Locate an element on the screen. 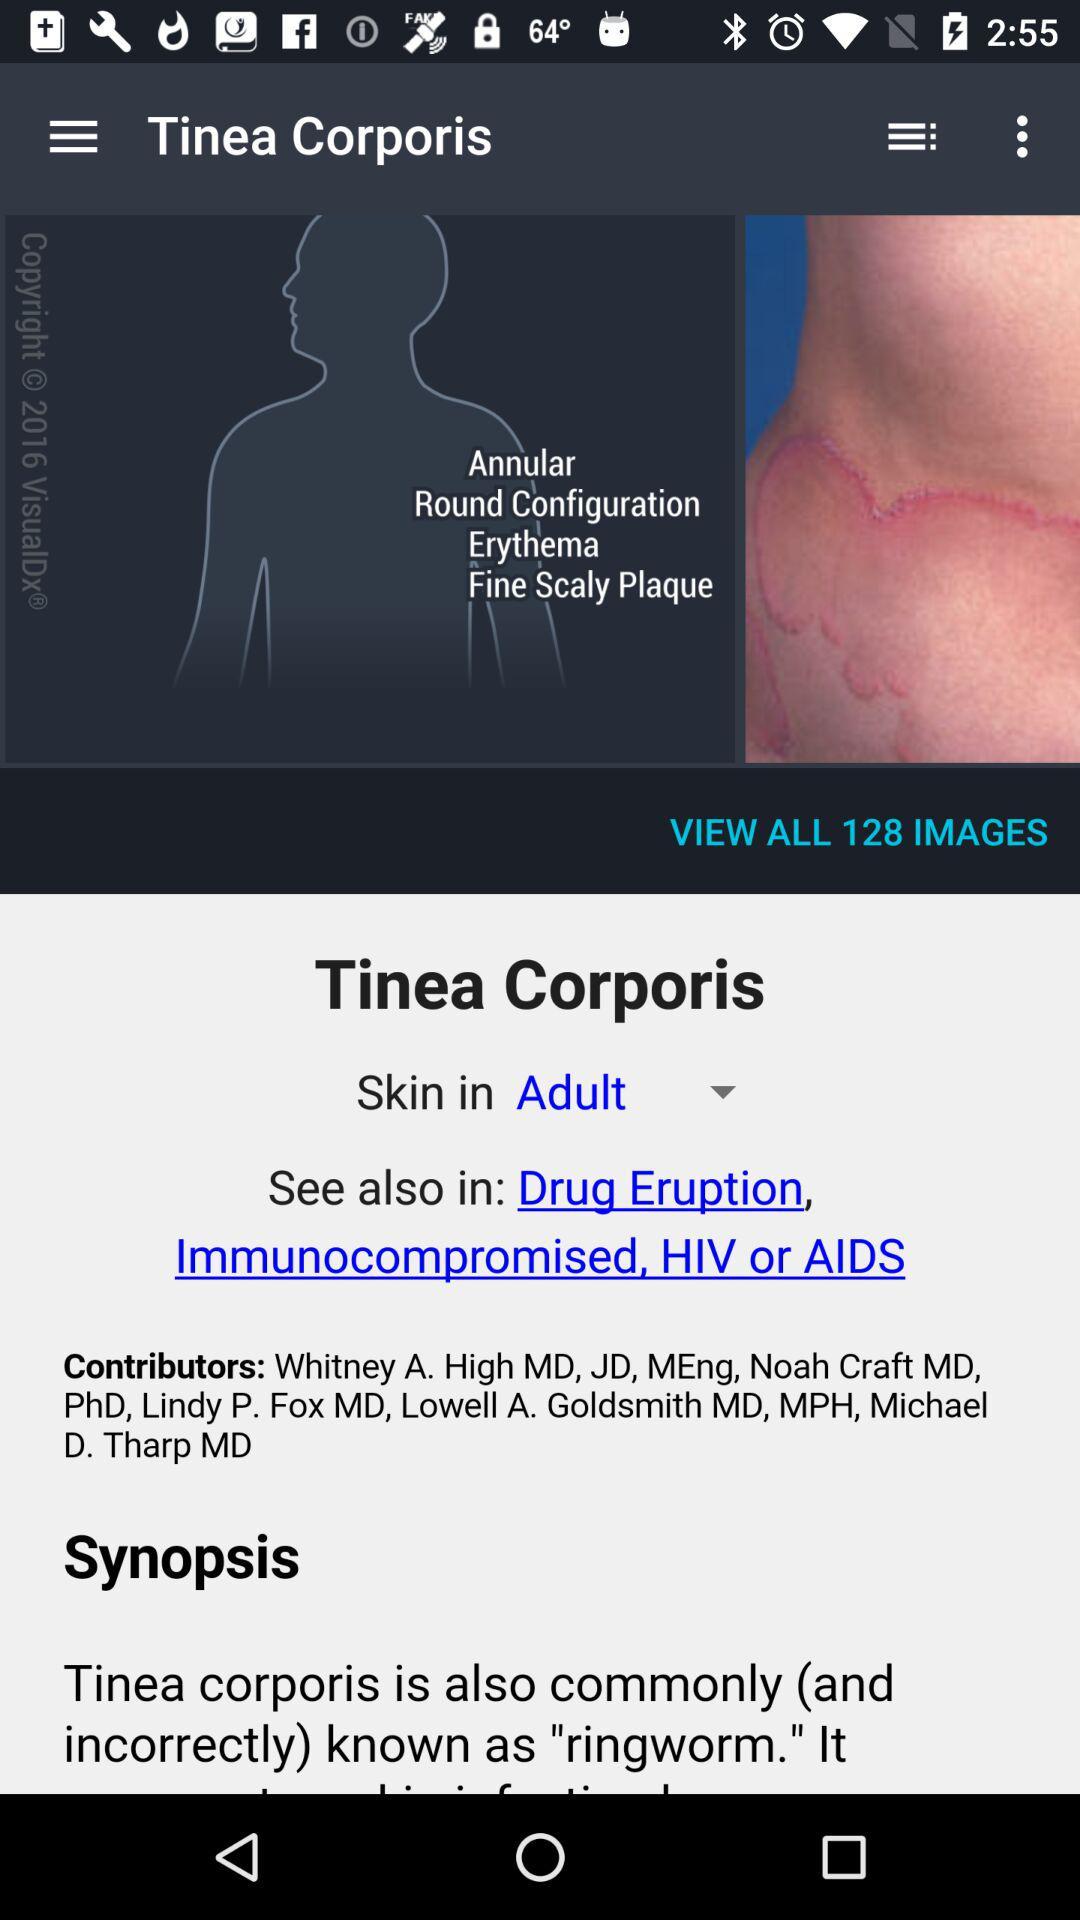 This screenshot has width=1080, height=1920. image is located at coordinates (912, 489).